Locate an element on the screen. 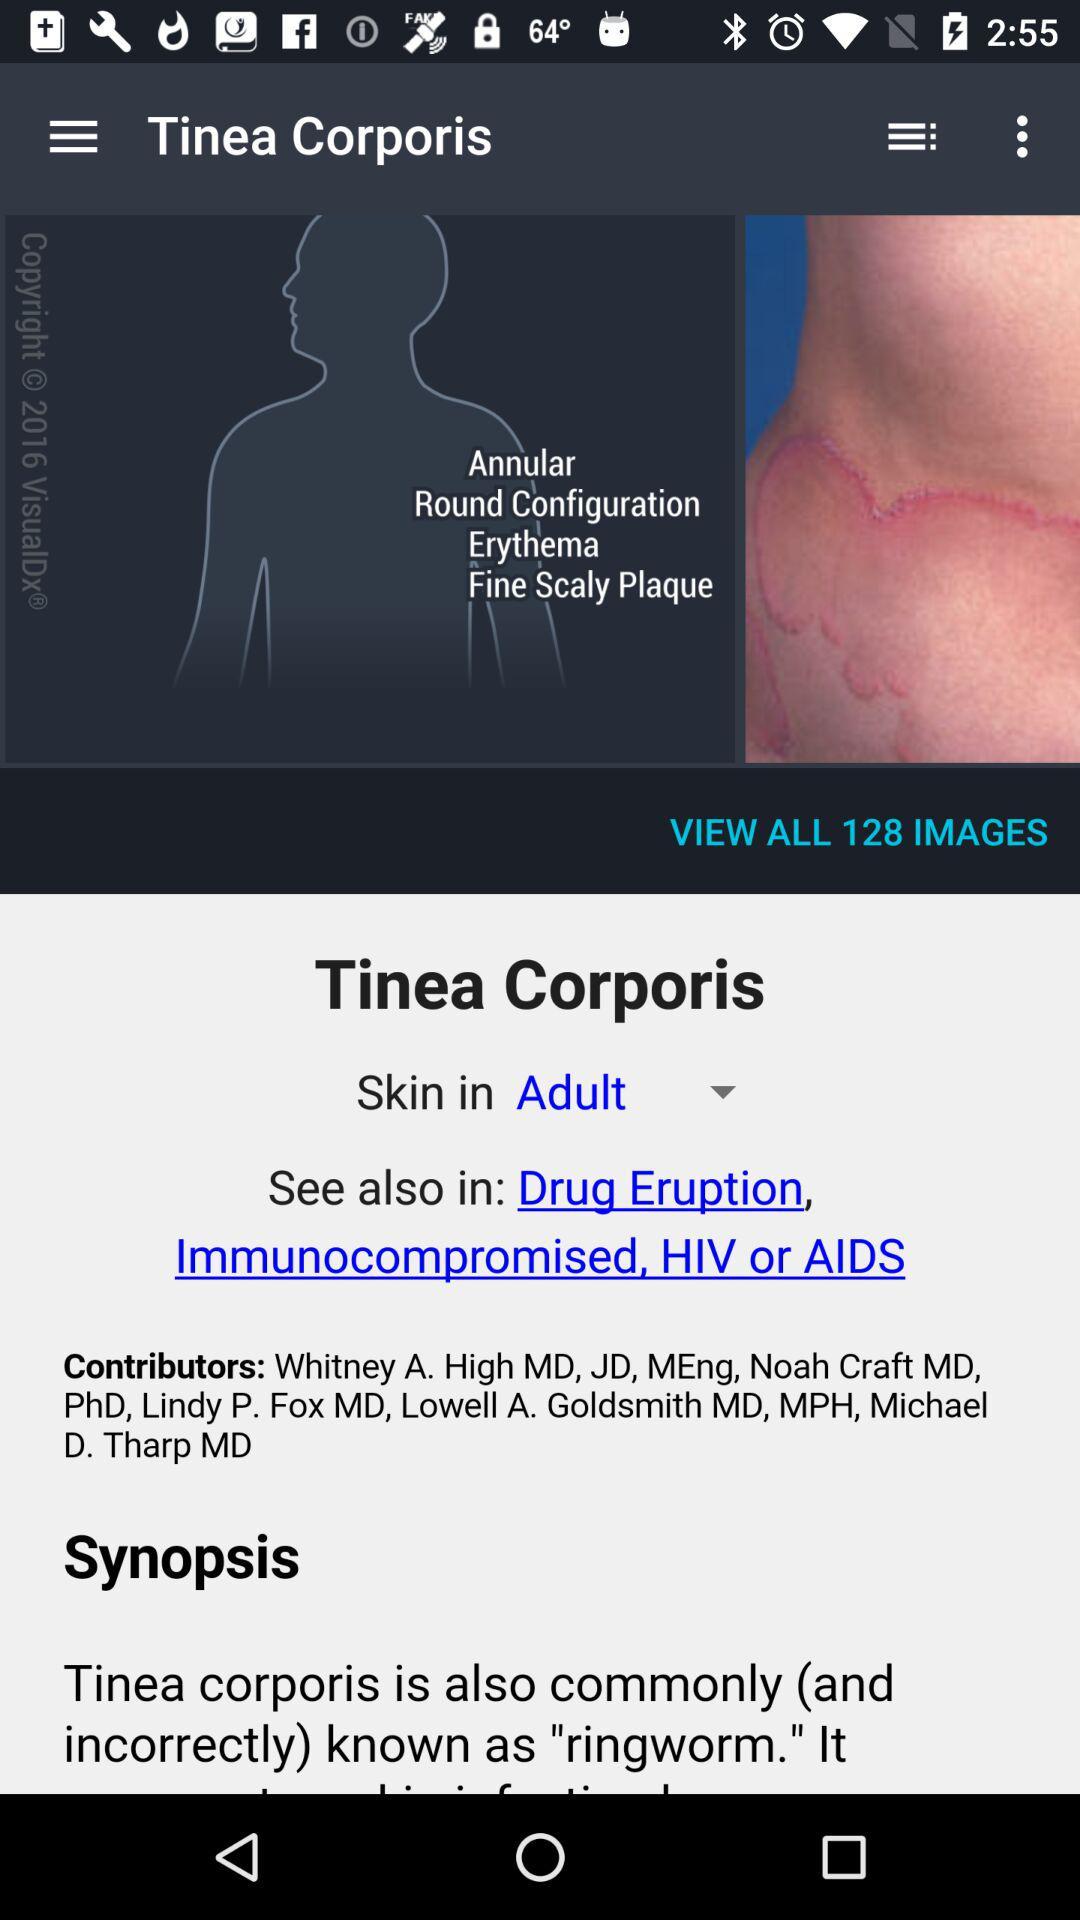 This screenshot has width=1080, height=1920. image is located at coordinates (912, 489).